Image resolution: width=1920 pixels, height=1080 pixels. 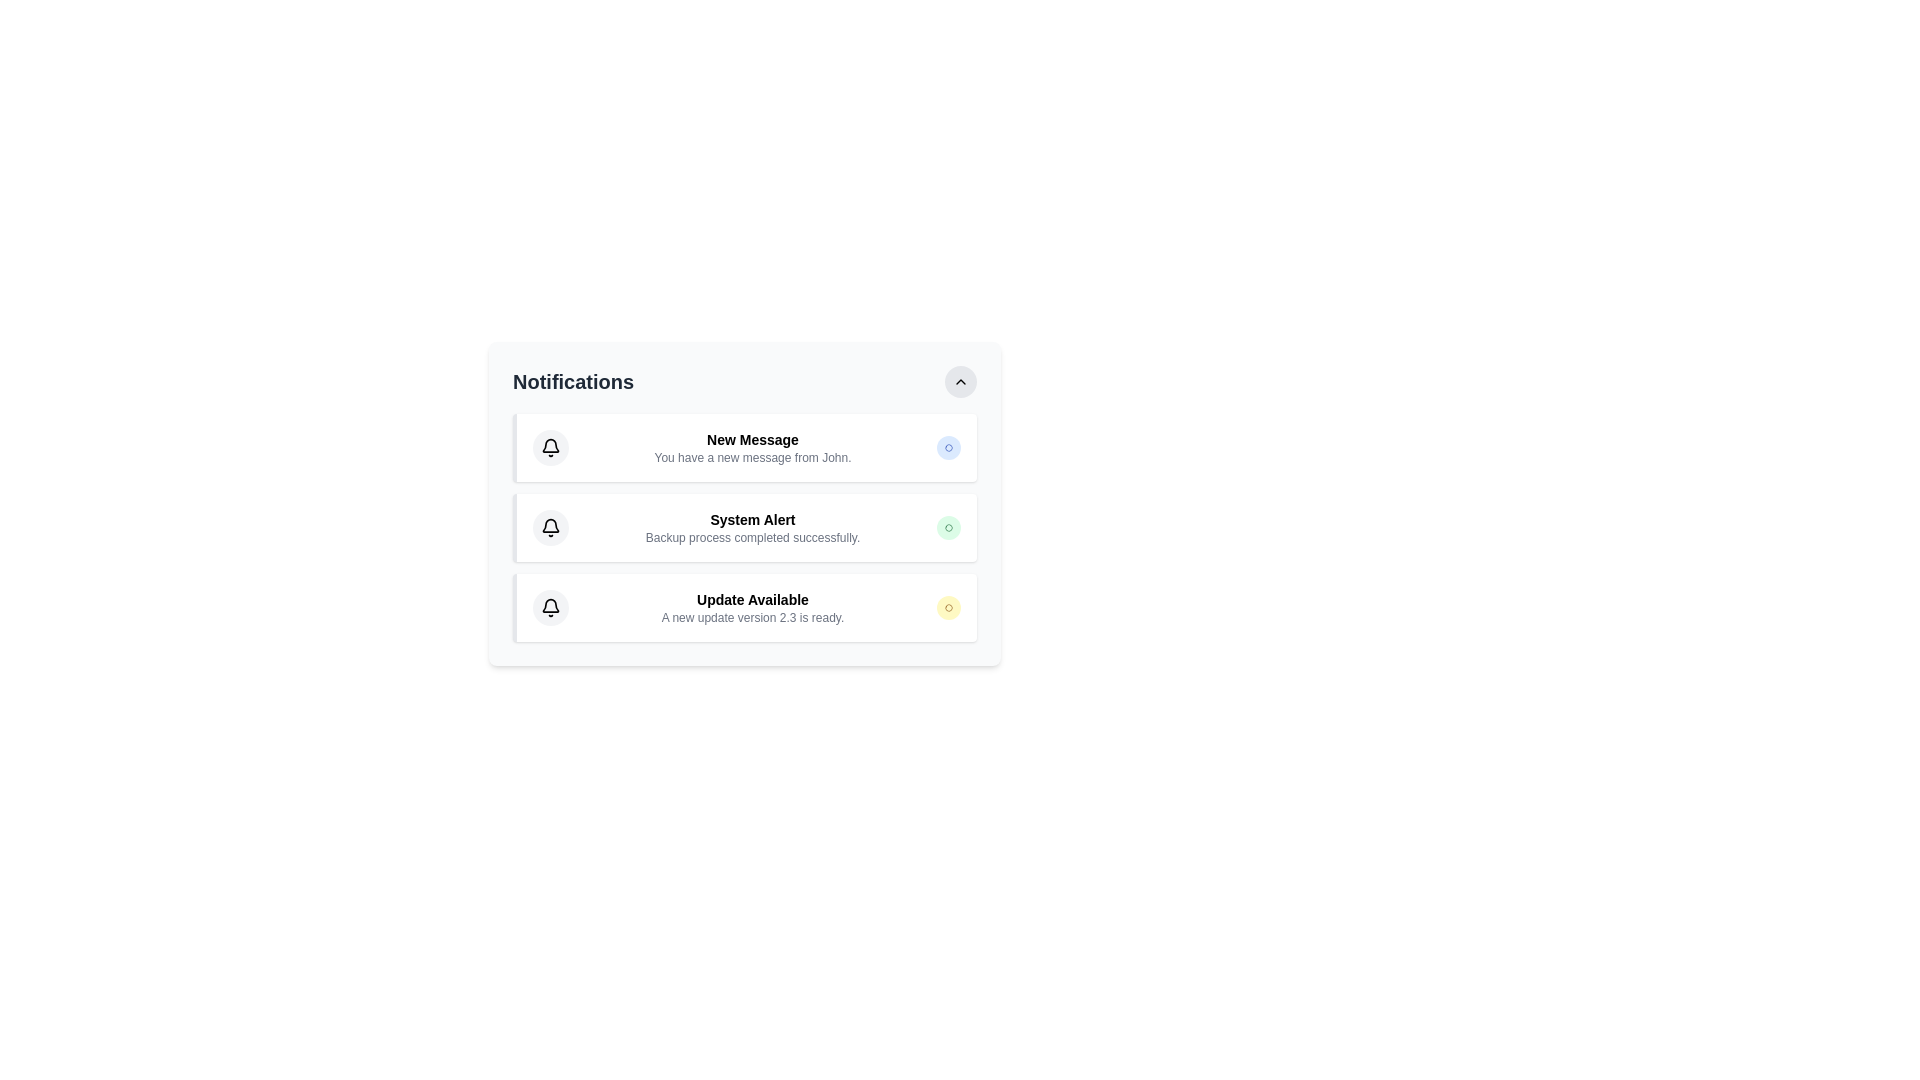 What do you see at coordinates (743, 503) in the screenshot?
I see `text of the Notification card indicating successful completion of a backup process, located in the middle of the vertical list of notifications under the 'Notifications' header` at bounding box center [743, 503].